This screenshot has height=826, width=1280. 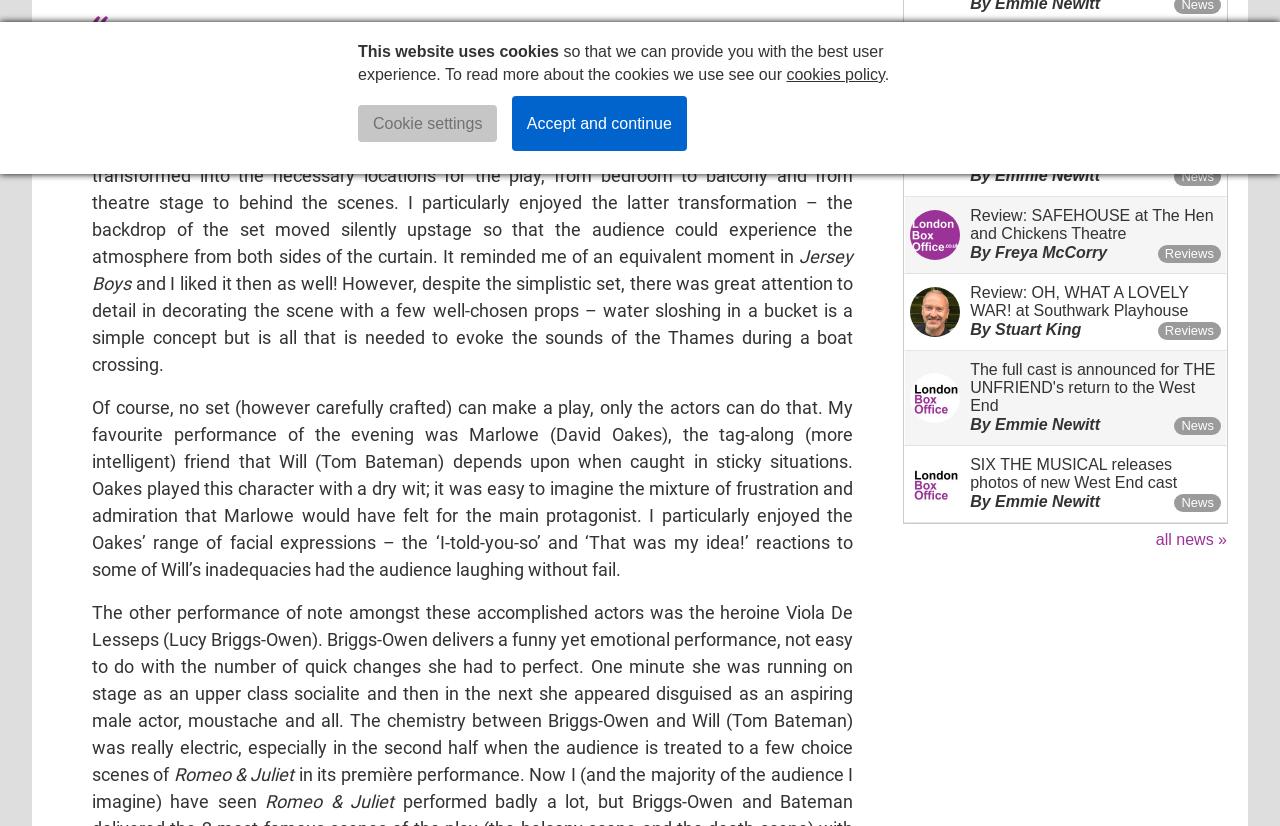 I want to click on 'Review: OH, WHAT A LOVELY WAR! at Southwark Playhouse', so click(x=1078, y=300).